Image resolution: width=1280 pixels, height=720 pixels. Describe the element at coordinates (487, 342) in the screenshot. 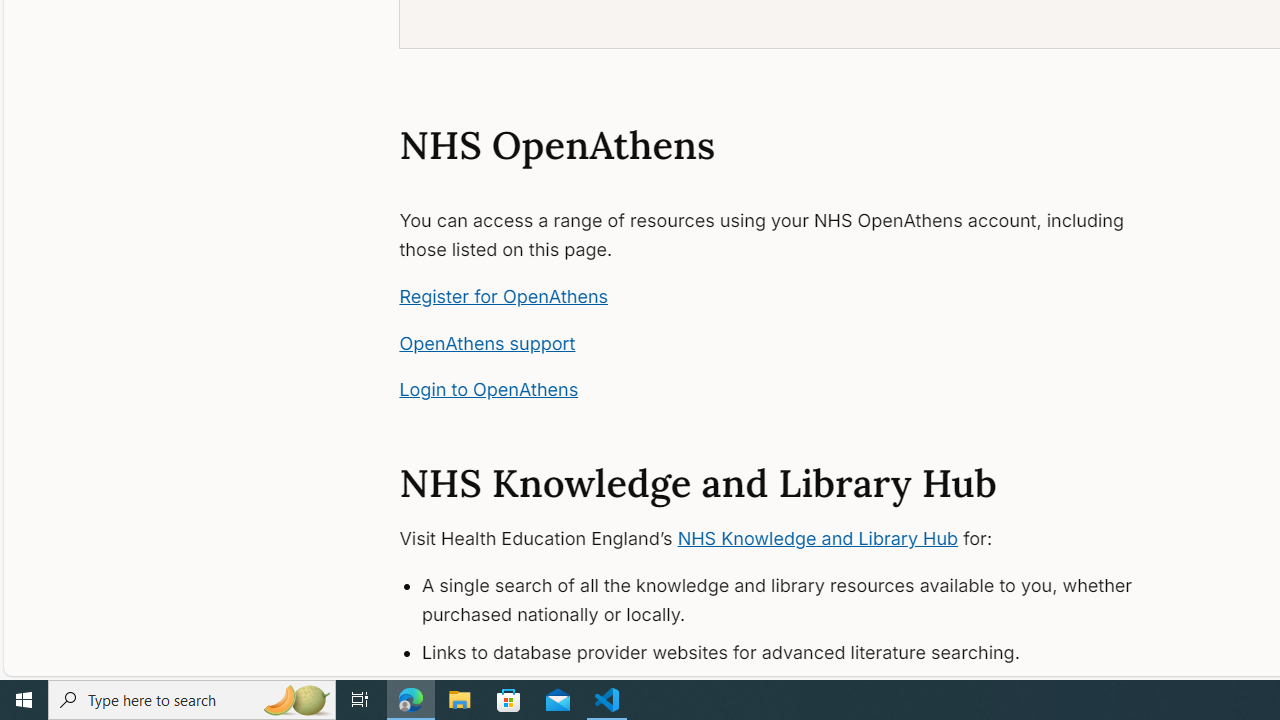

I see `'OpenAthens support'` at that location.